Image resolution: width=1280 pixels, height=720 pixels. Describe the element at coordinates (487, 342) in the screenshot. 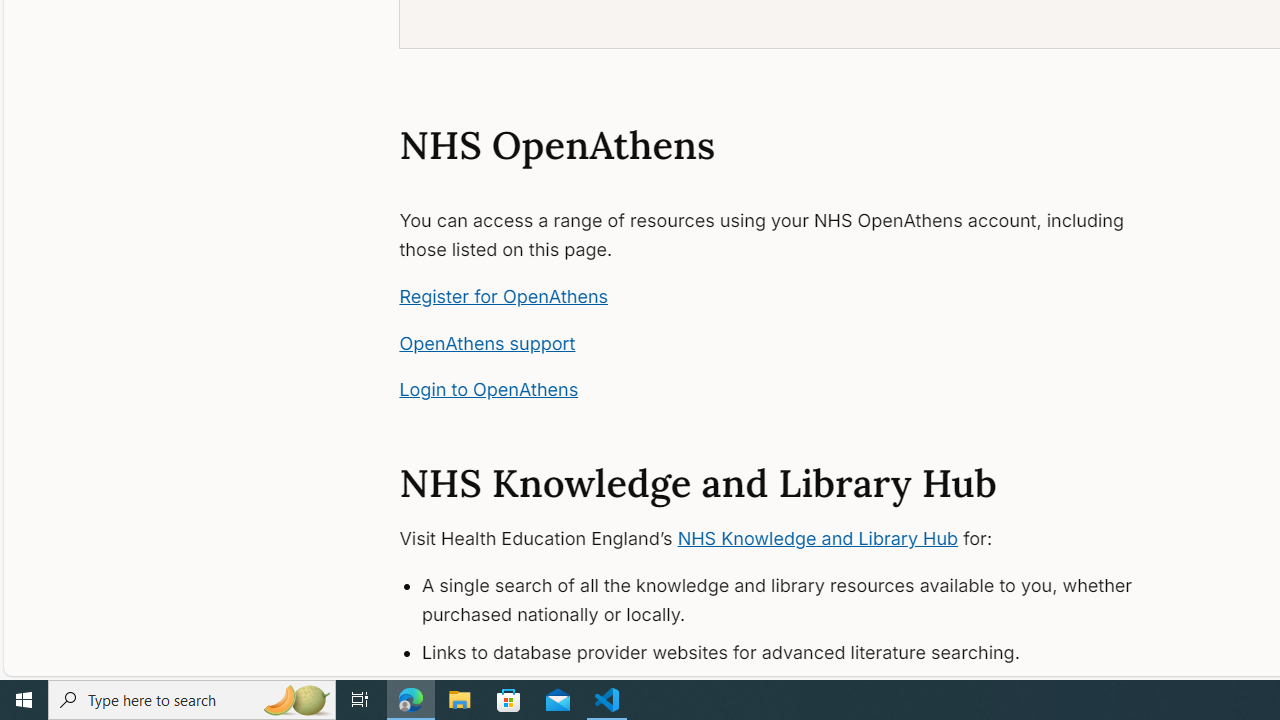

I see `'OpenAthens support'` at that location.